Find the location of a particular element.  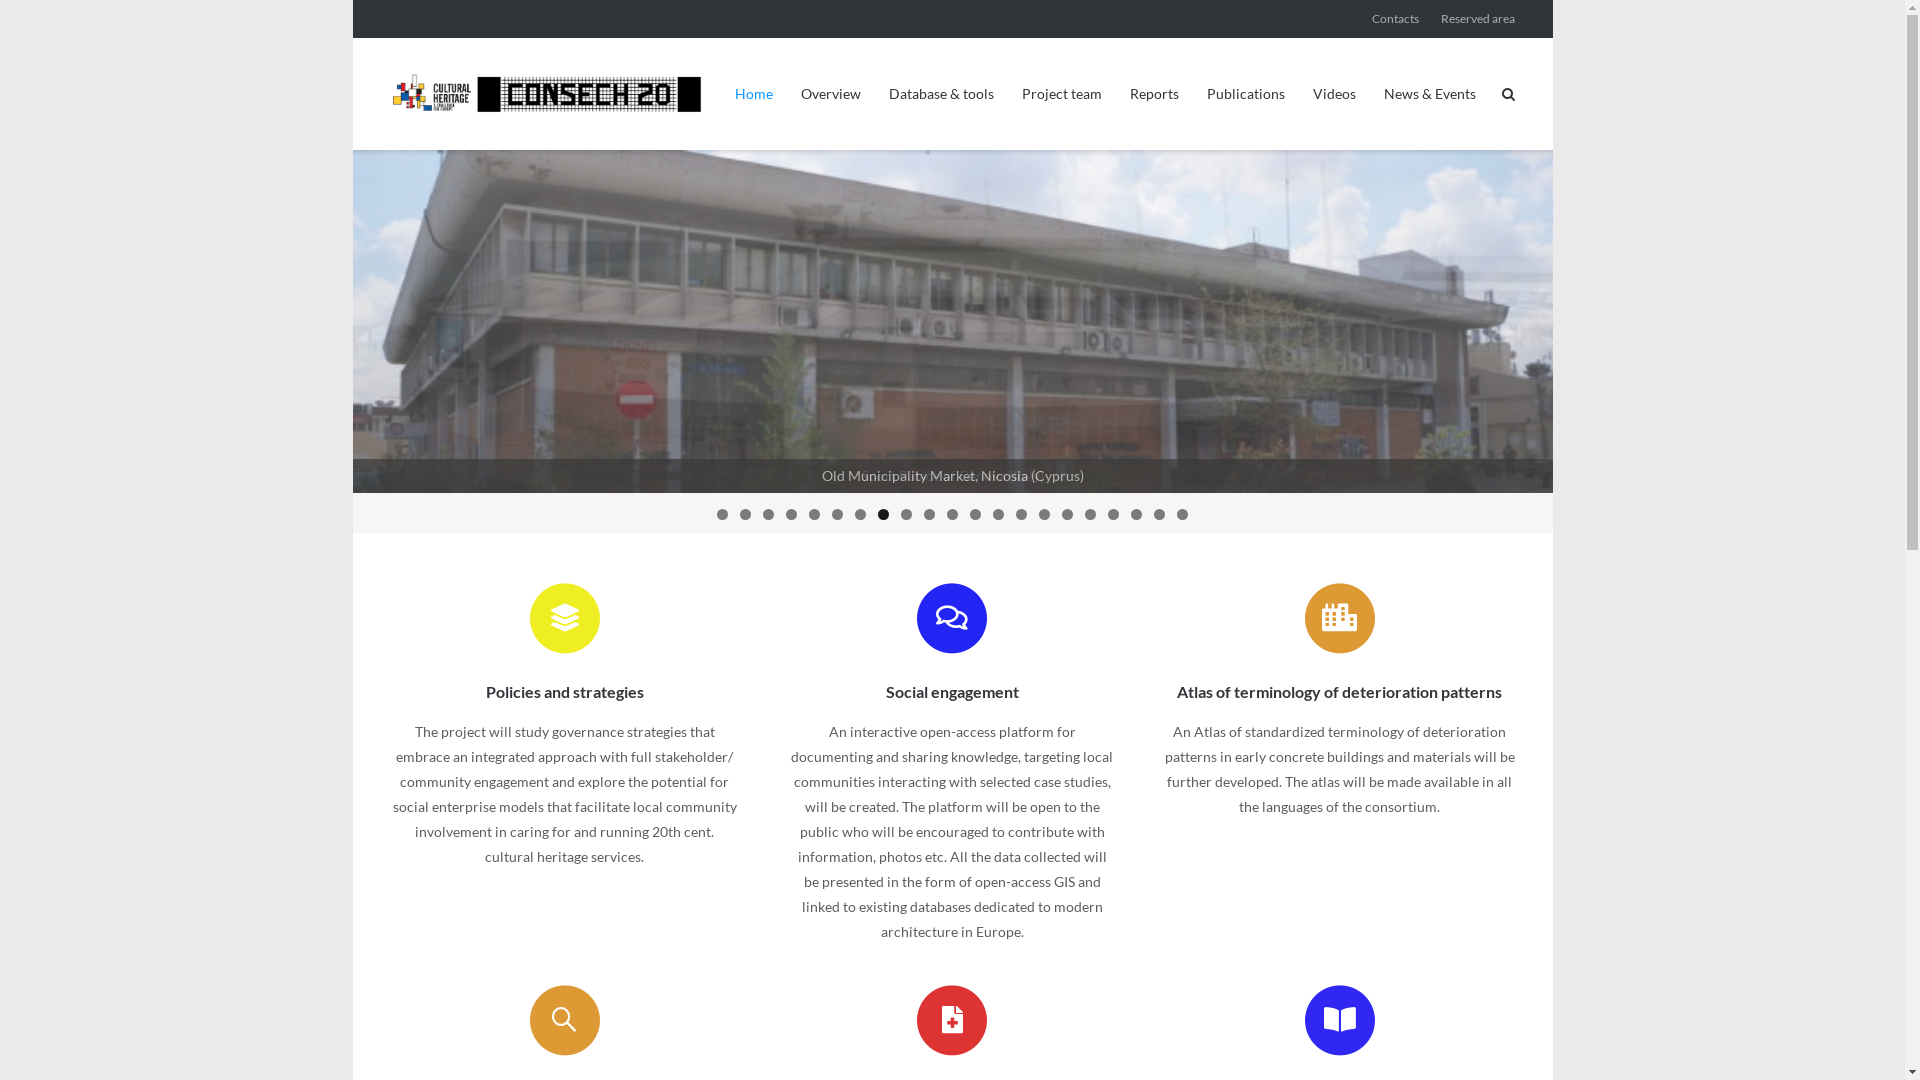

'11' is located at coordinates (951, 513).